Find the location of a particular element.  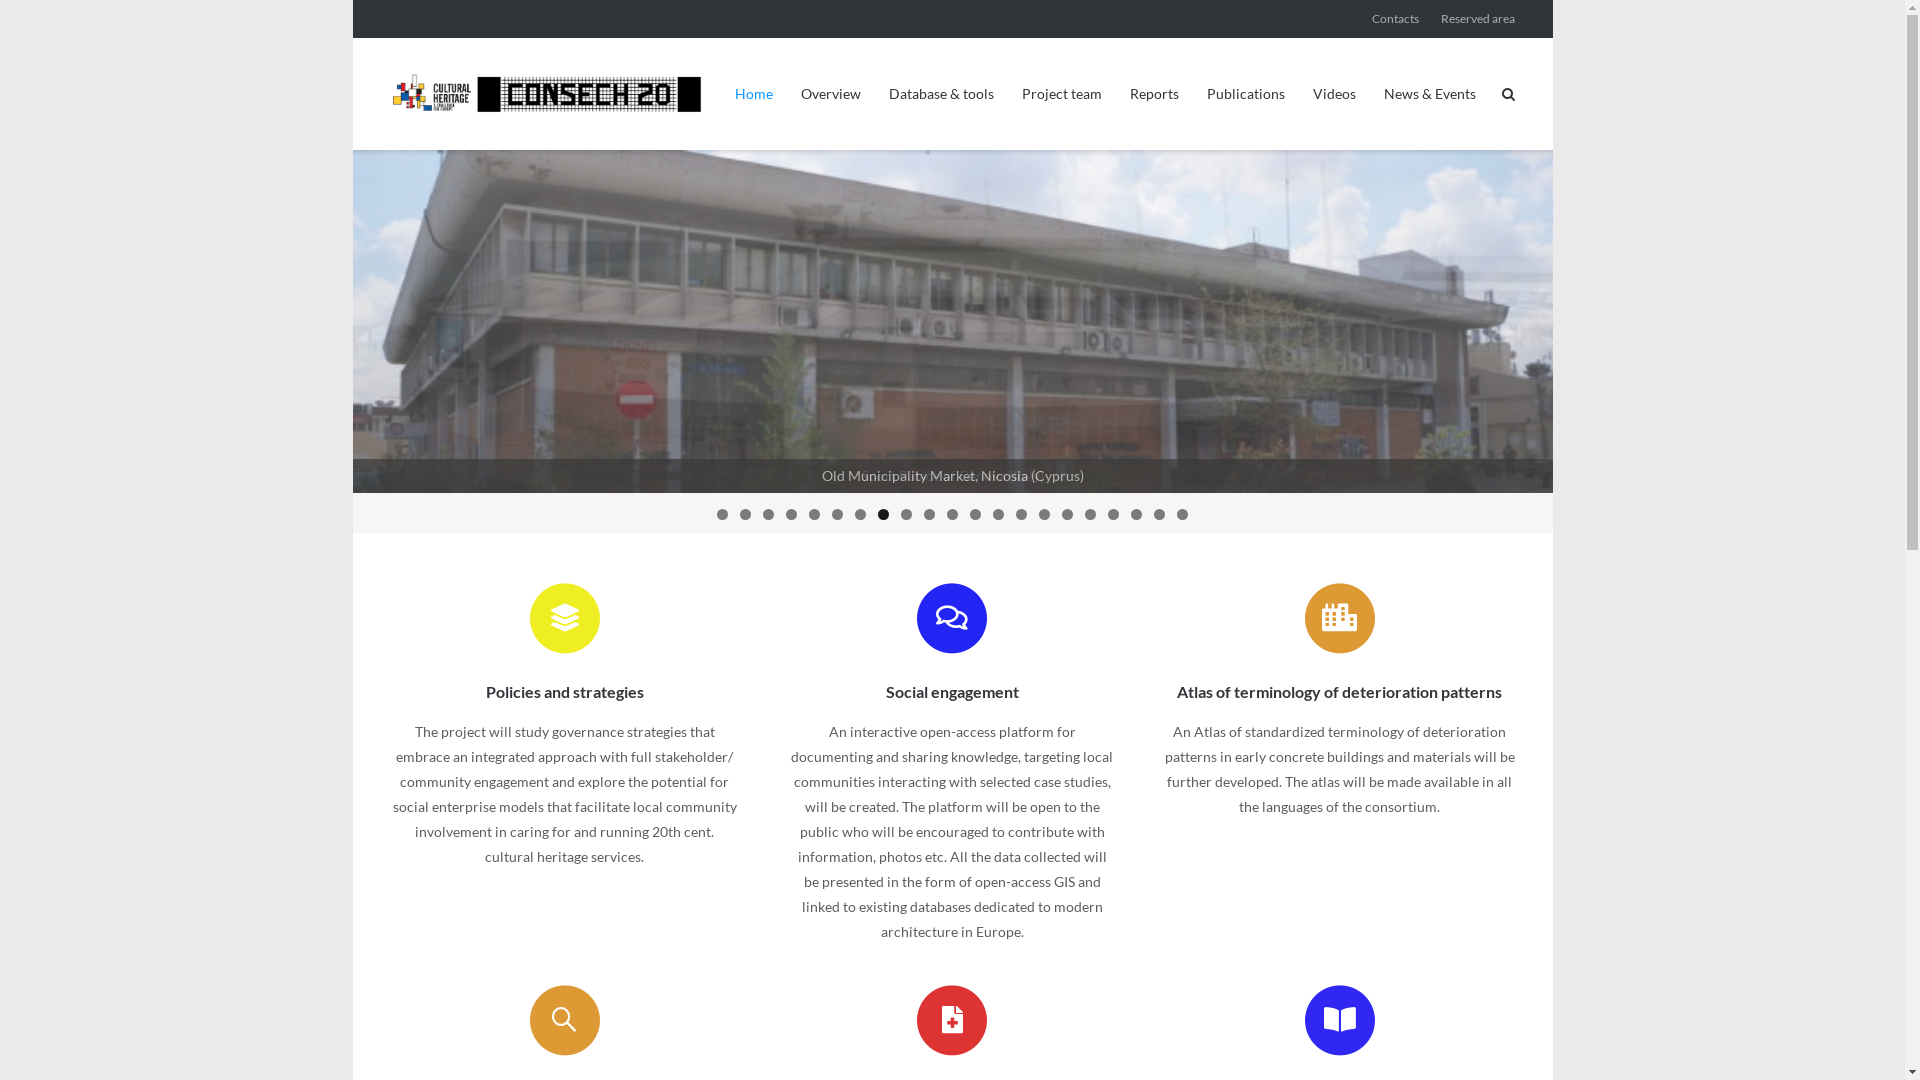

'11' is located at coordinates (951, 513).